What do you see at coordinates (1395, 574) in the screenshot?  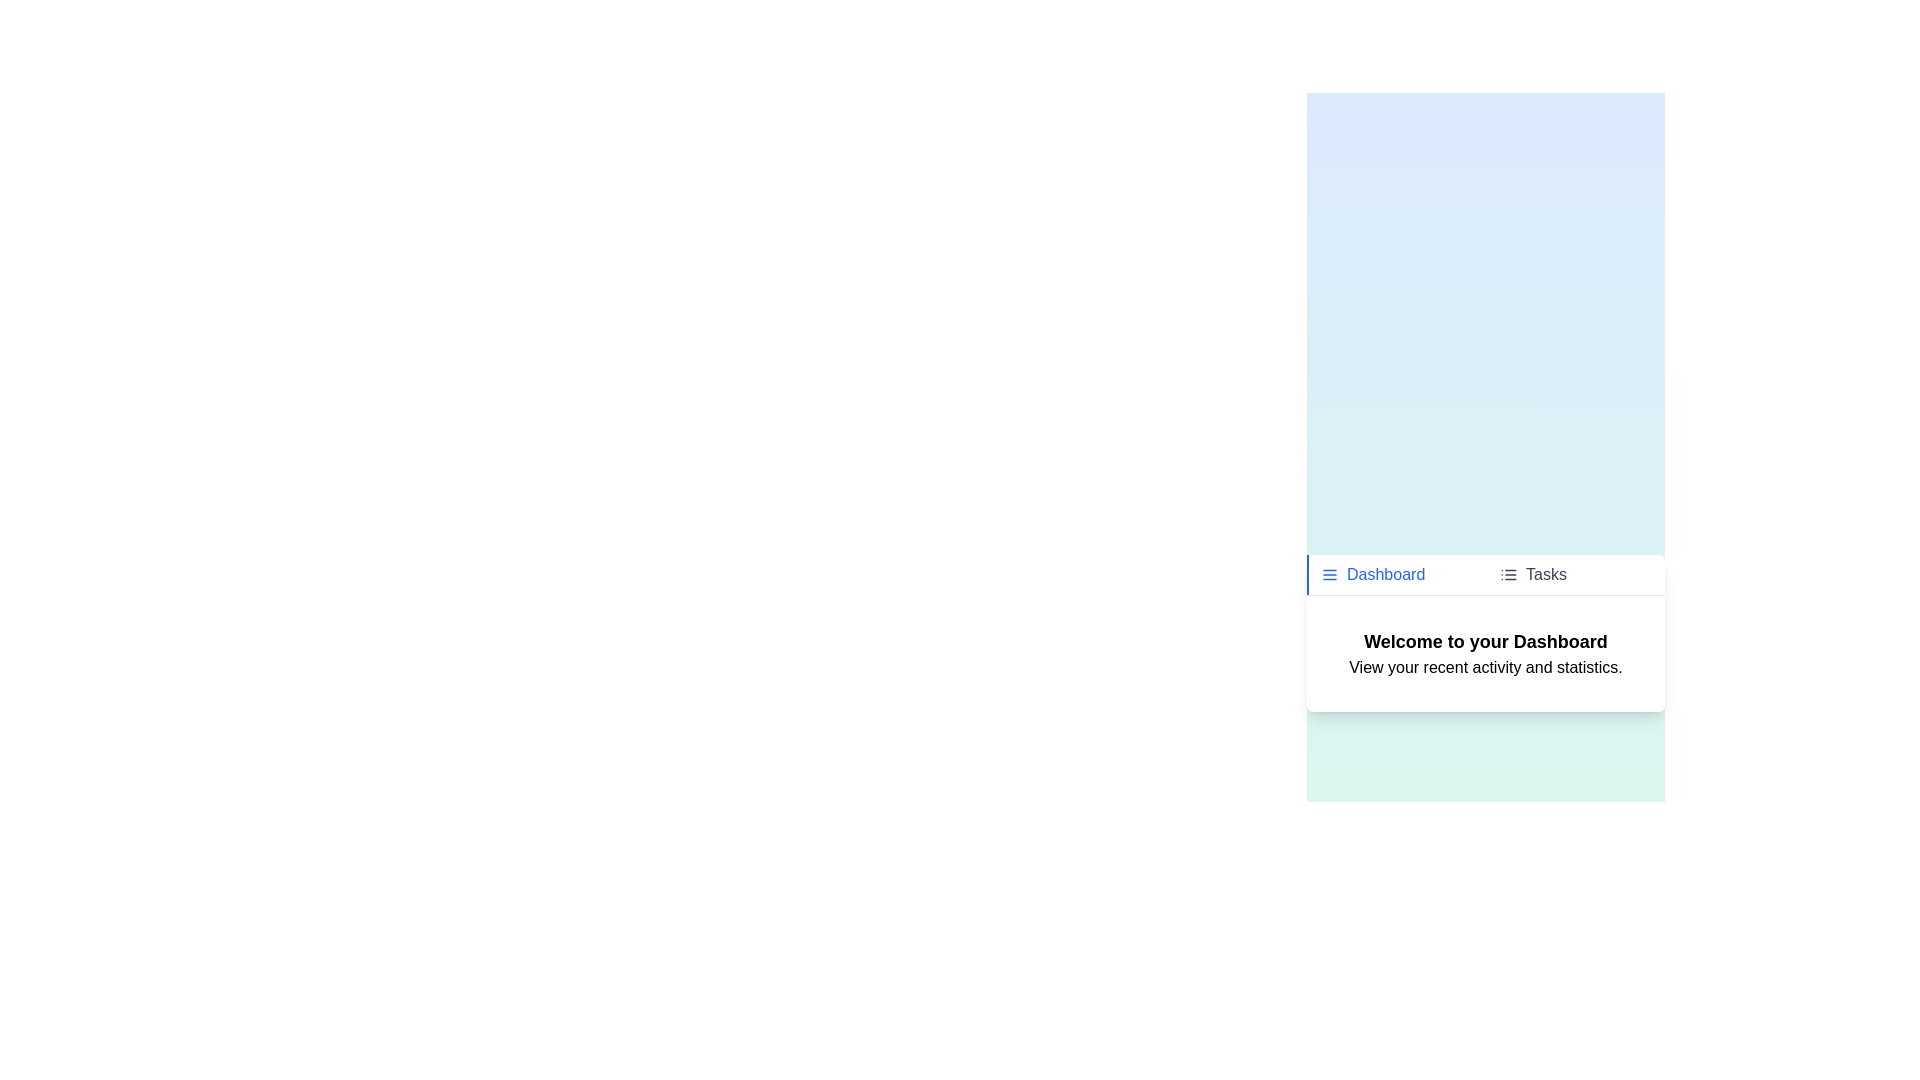 I see `the tab labeled Dashboard` at bounding box center [1395, 574].